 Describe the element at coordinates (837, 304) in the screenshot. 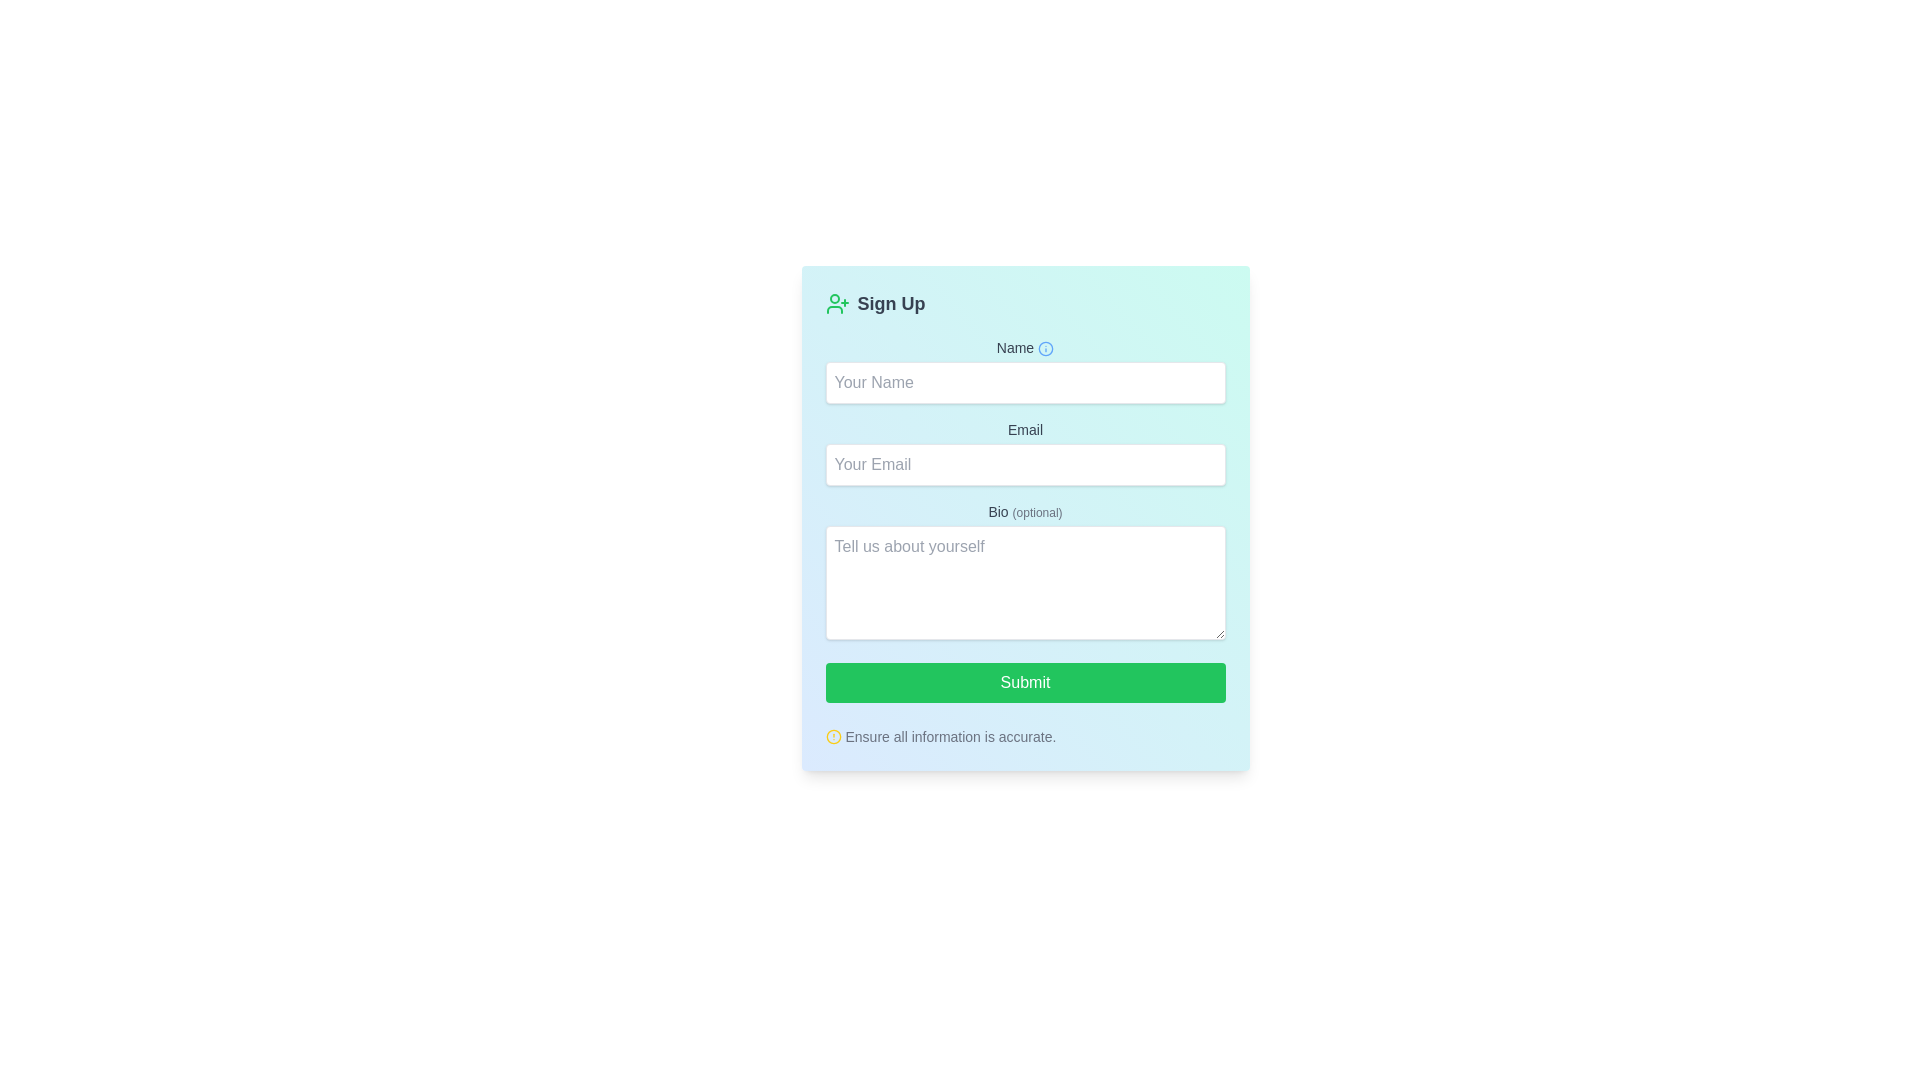

I see `the user registration icon located at the top-left corner of the card's header, preceding the 'Sign Up' text` at that location.